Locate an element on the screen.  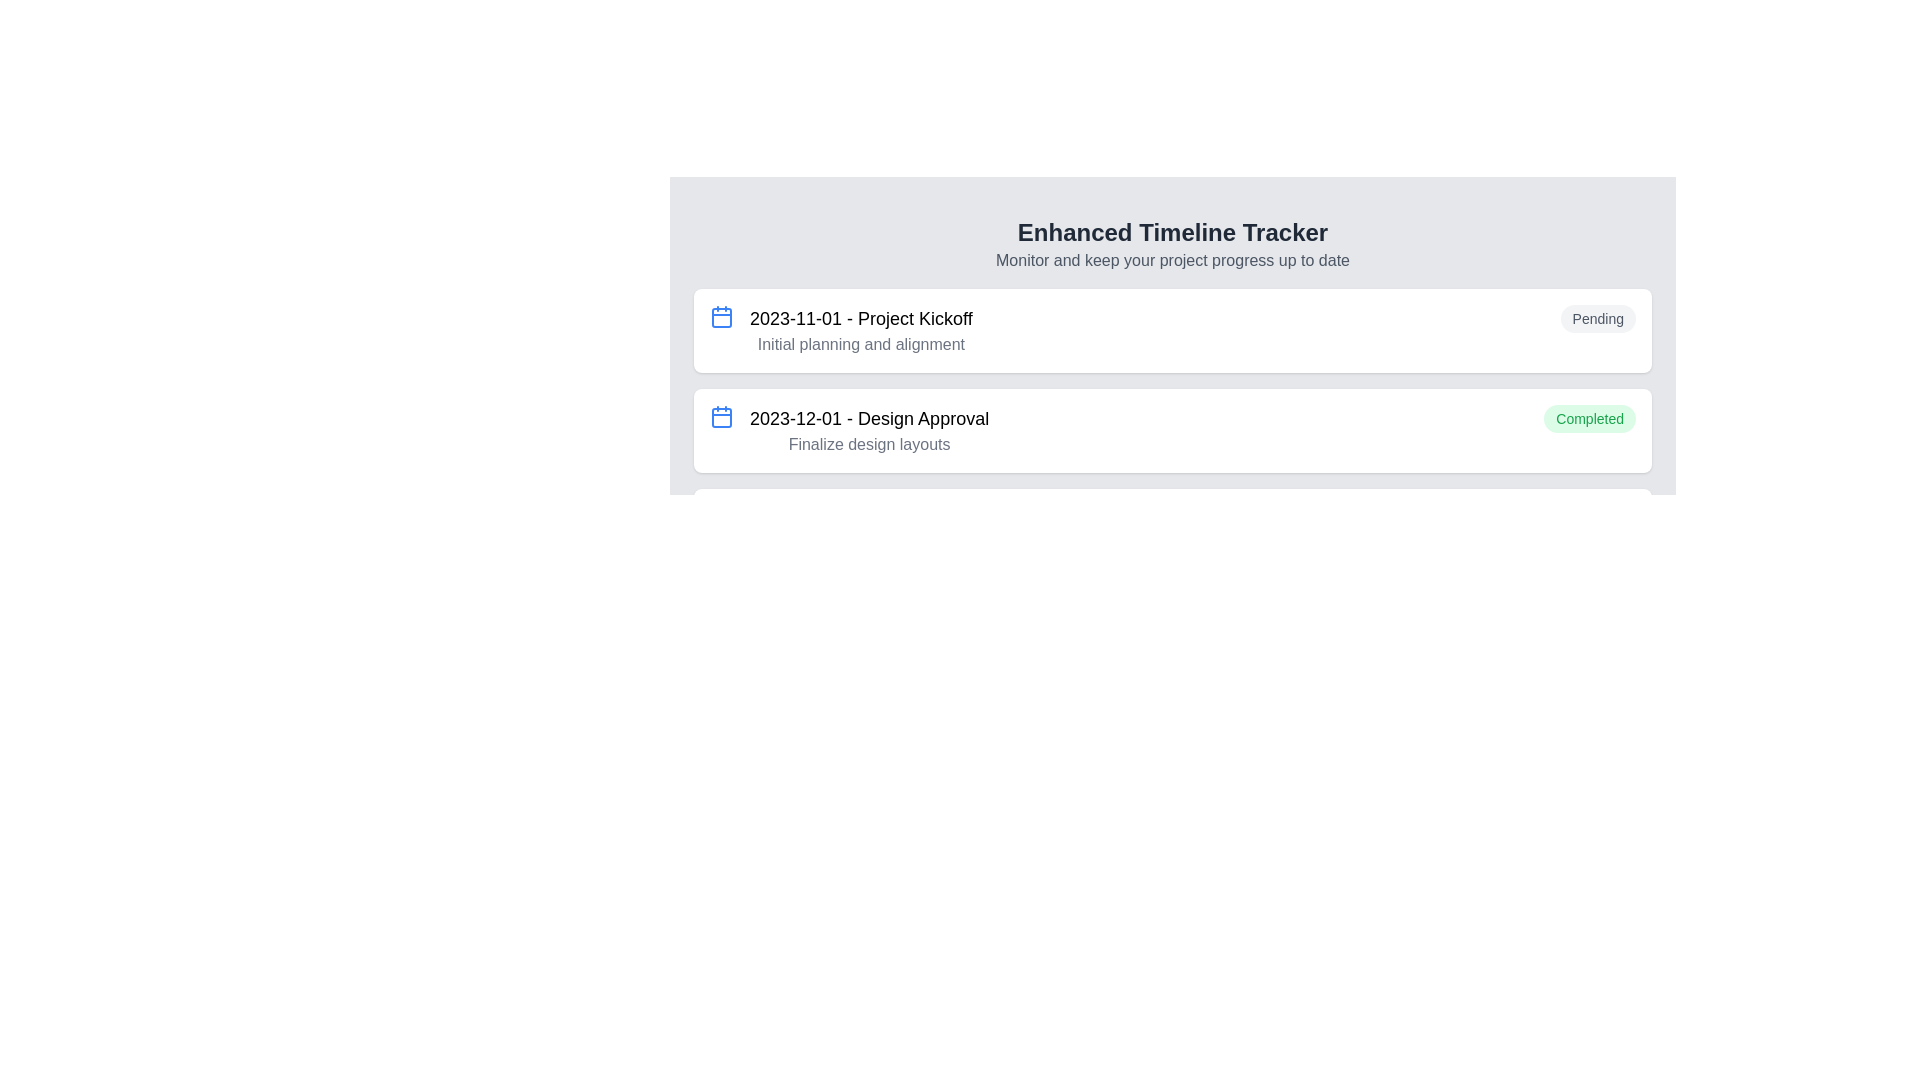
the static Text label providing contextual information for the timeline event 'Project Kickoff', located beneath the heading '2023-11-01 - Project Kickoff' is located at coordinates (861, 343).